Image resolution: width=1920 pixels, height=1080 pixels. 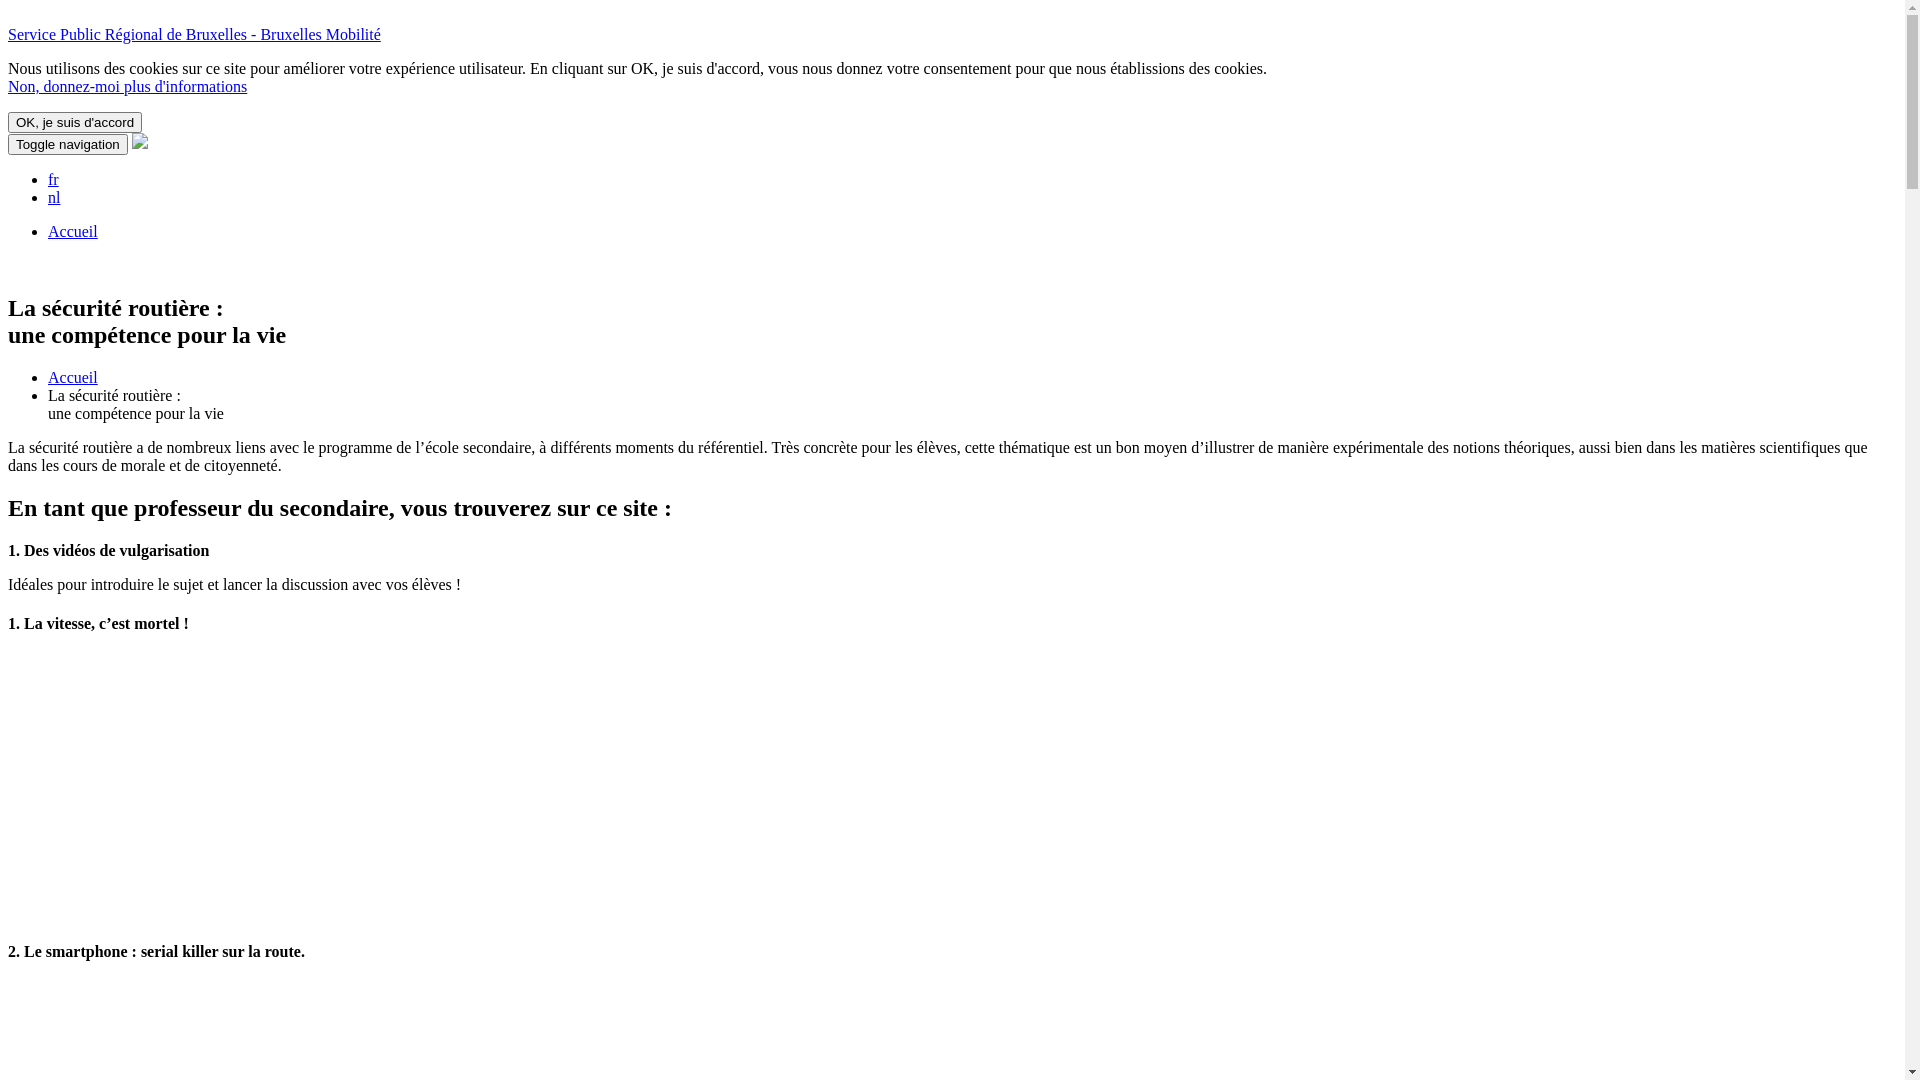 I want to click on 'nl', so click(x=53, y=197).